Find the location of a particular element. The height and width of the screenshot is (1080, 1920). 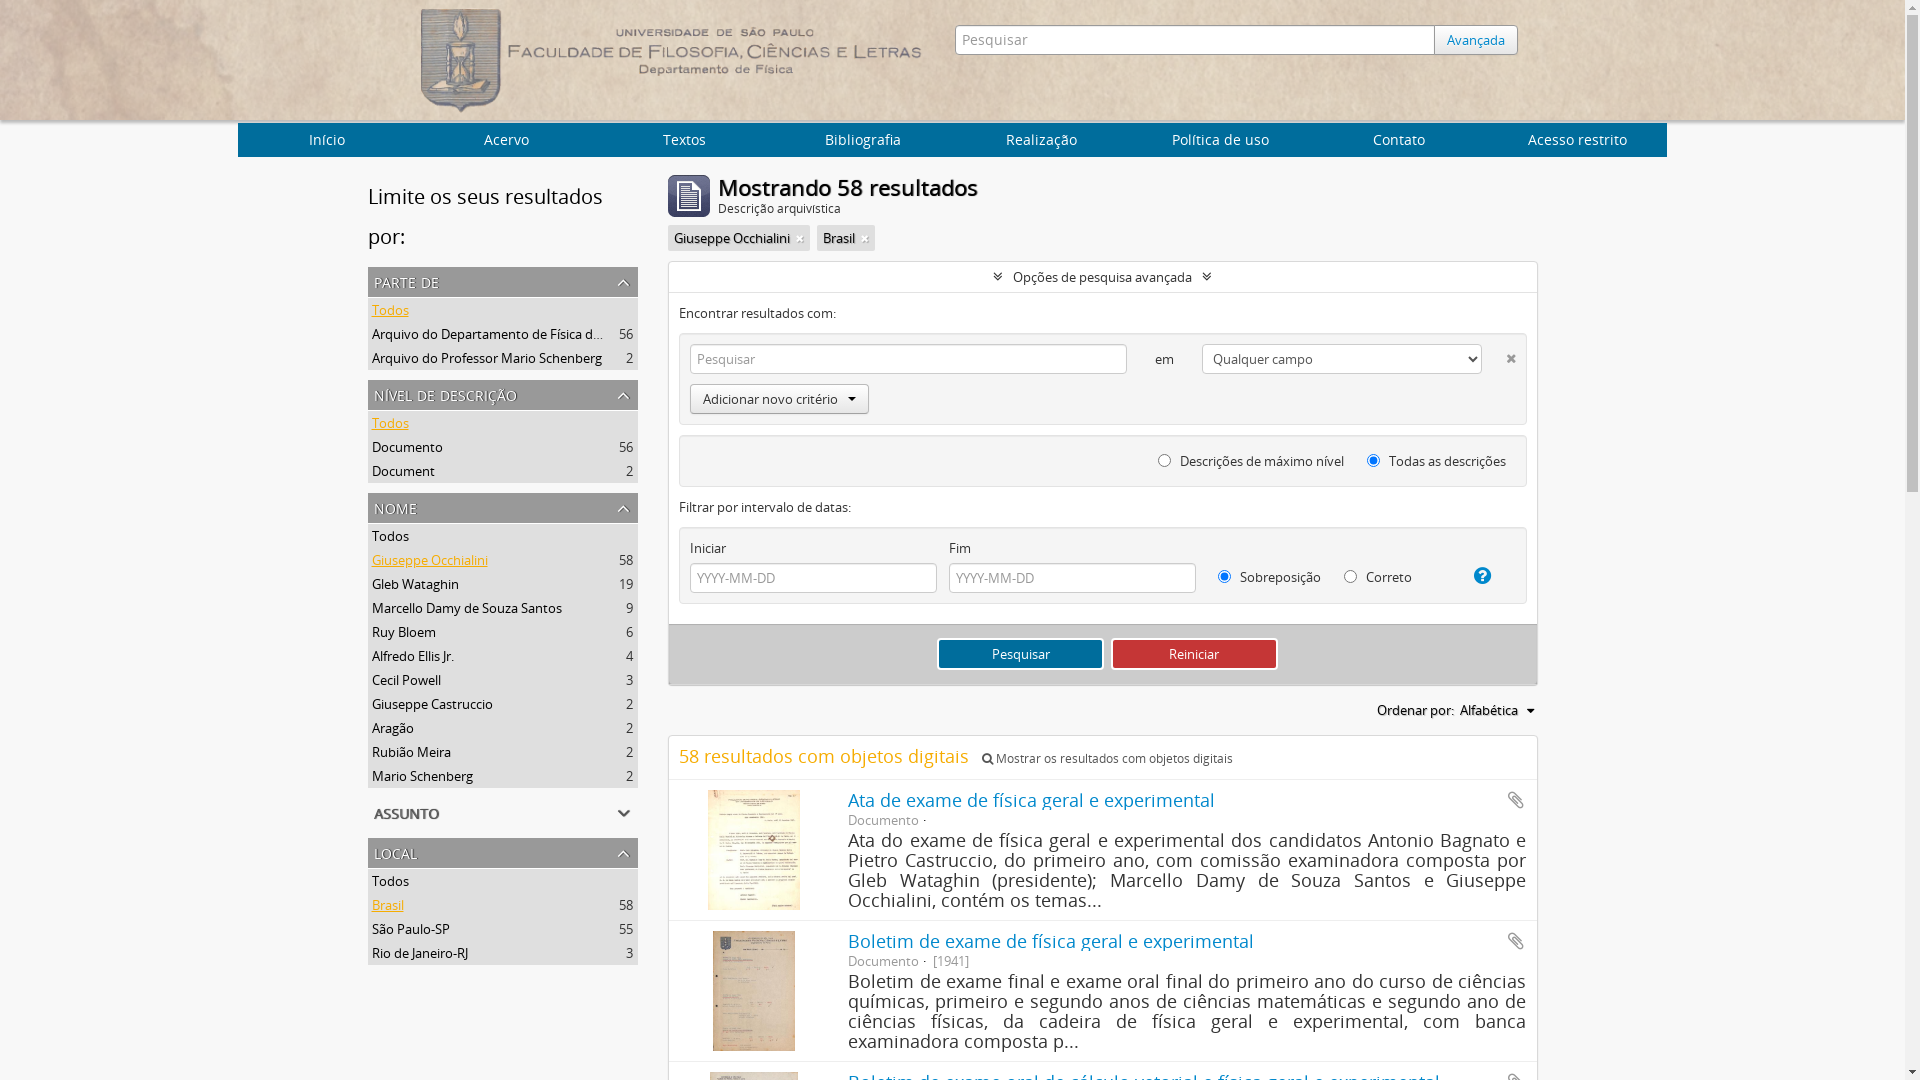

'Giuseppe Castruccio' is located at coordinates (431, 703).